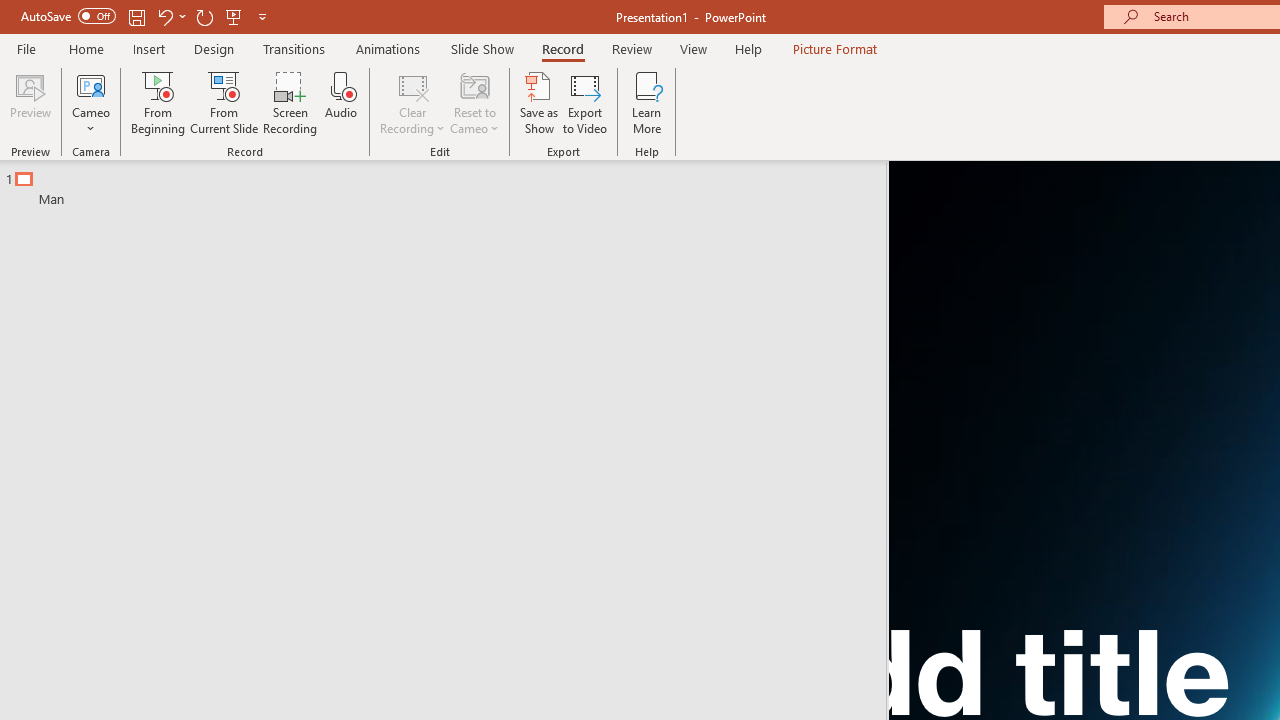 The width and height of the screenshot is (1280, 720). I want to click on 'Learn More', so click(647, 103).